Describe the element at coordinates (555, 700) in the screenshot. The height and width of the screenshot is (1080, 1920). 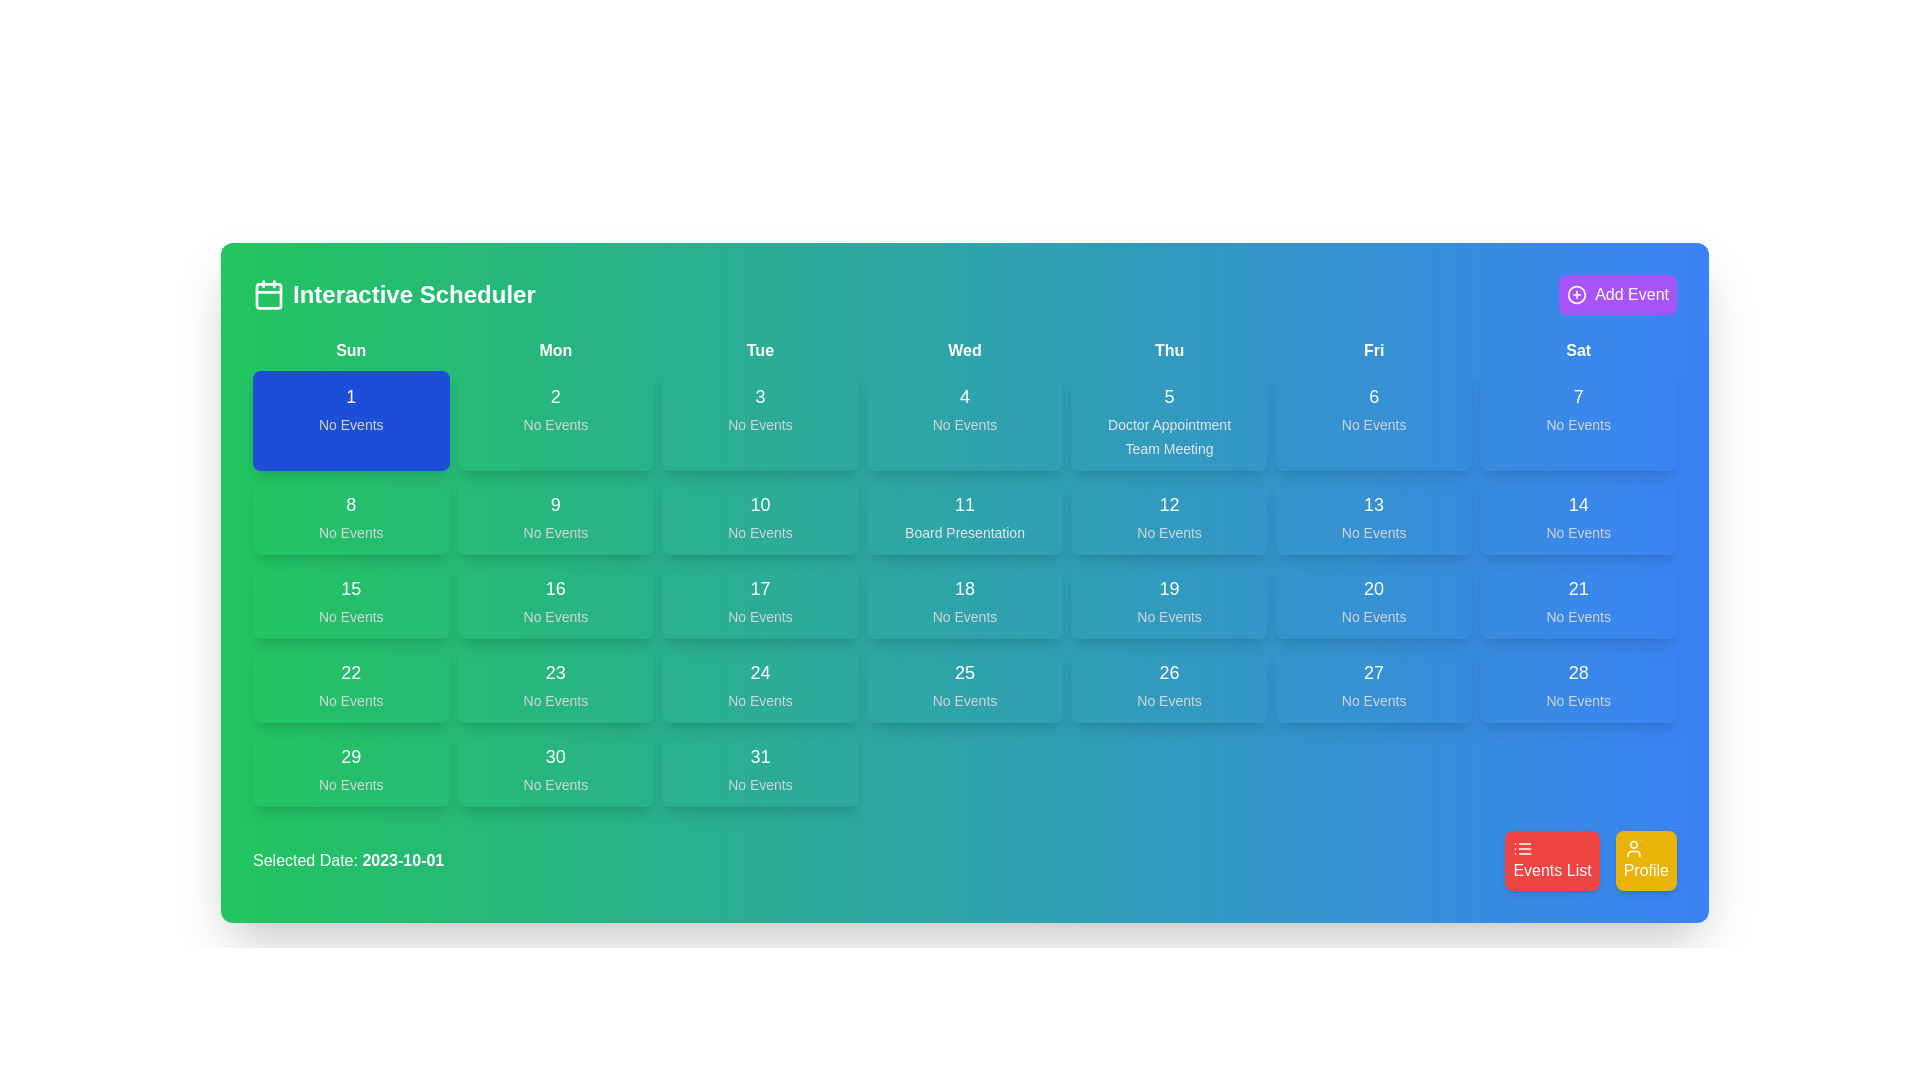
I see `the text label displaying 'No Events' located within the green box of the calendar cell for date 23` at that location.